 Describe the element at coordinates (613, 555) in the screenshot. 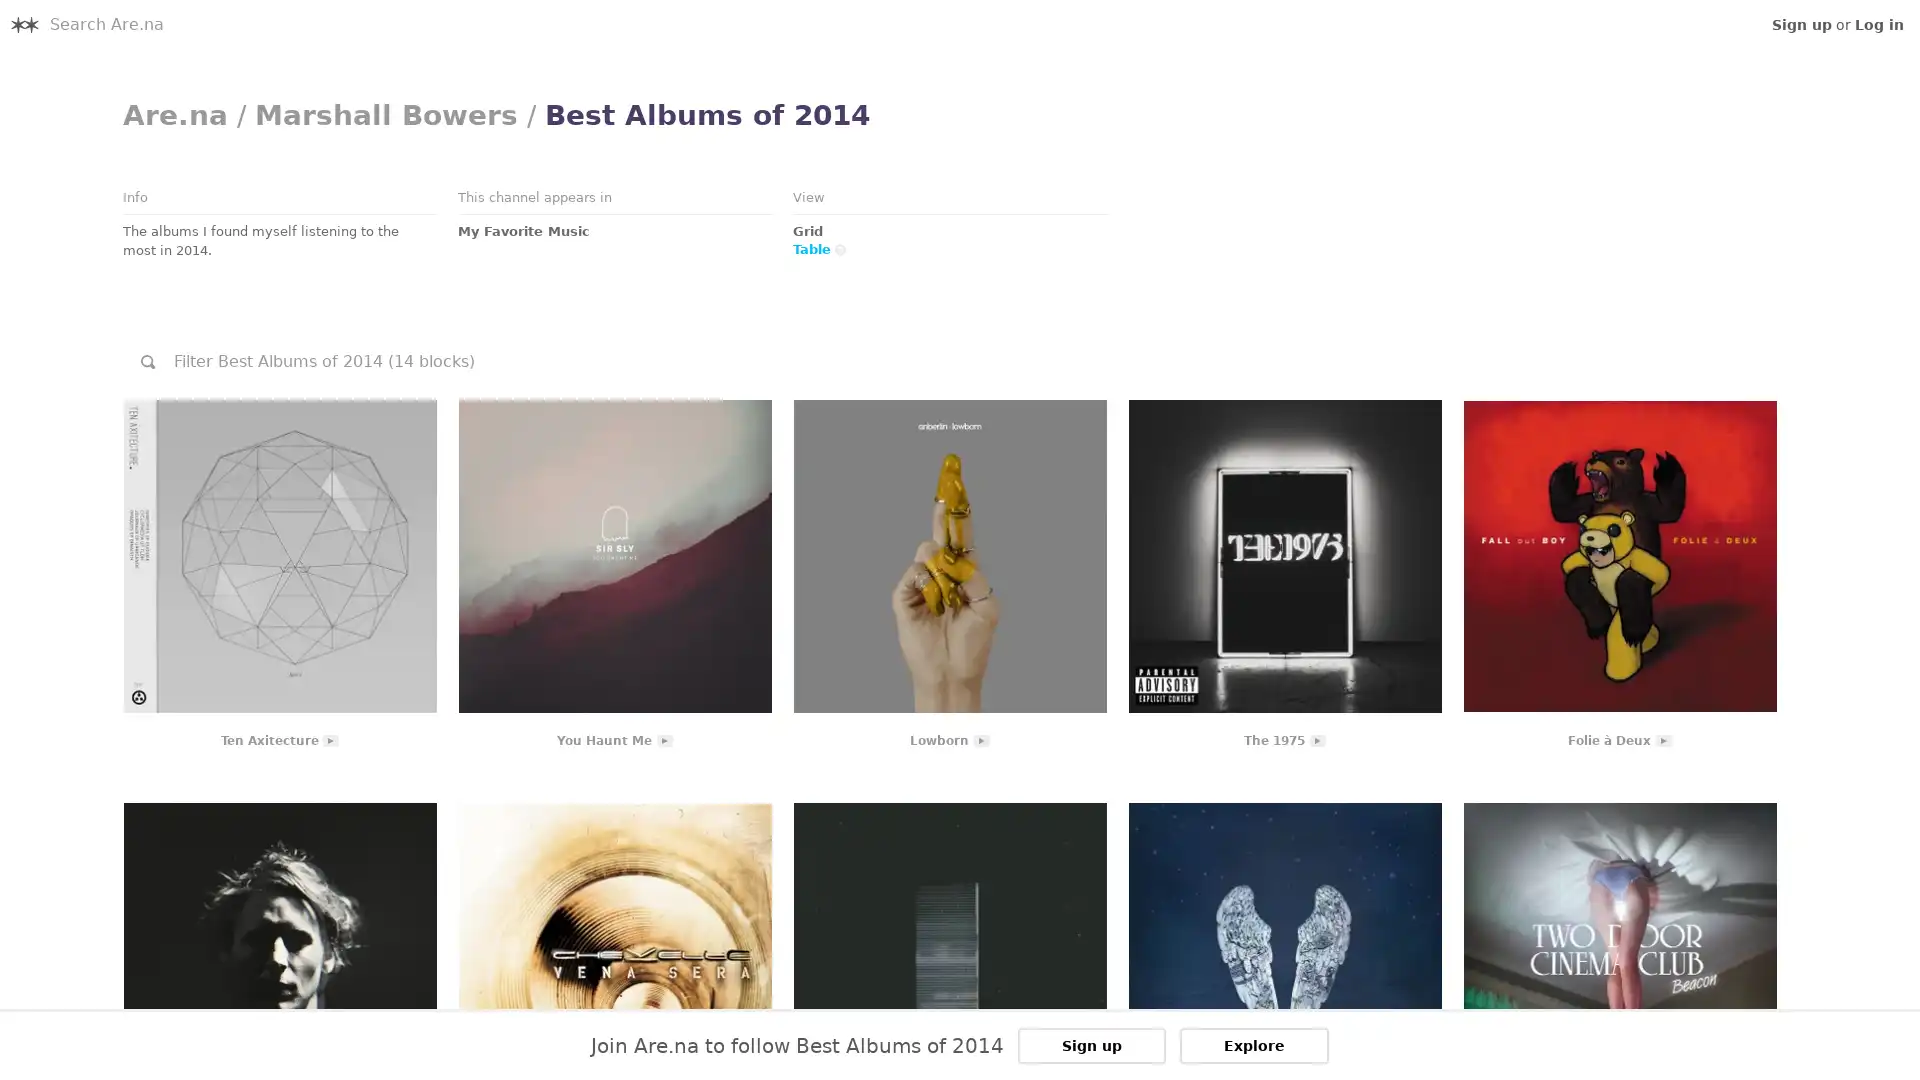

I see `Link to Embed: You Haunt Me` at that location.